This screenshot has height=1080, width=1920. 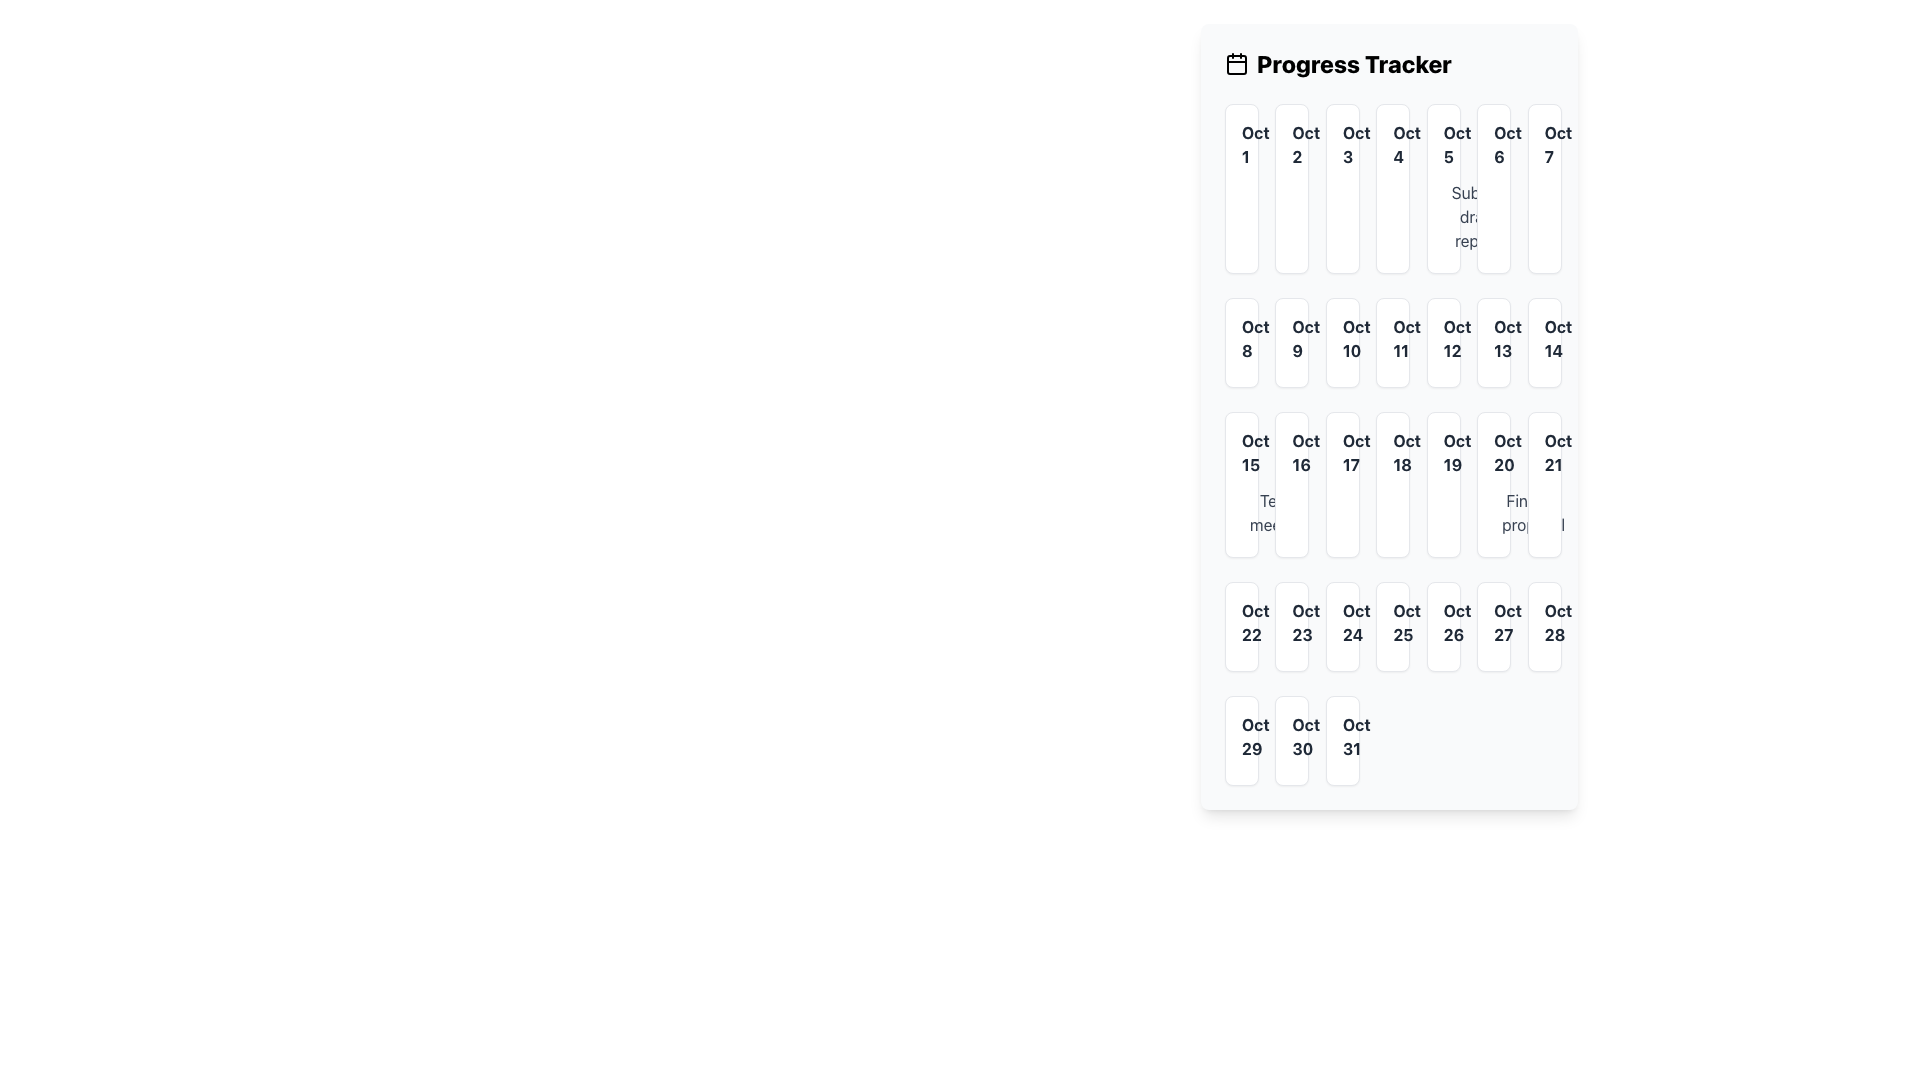 What do you see at coordinates (1241, 740) in the screenshot?
I see `the Date cell displaying October 29 in the bottom-left corner of the calendar grid` at bounding box center [1241, 740].